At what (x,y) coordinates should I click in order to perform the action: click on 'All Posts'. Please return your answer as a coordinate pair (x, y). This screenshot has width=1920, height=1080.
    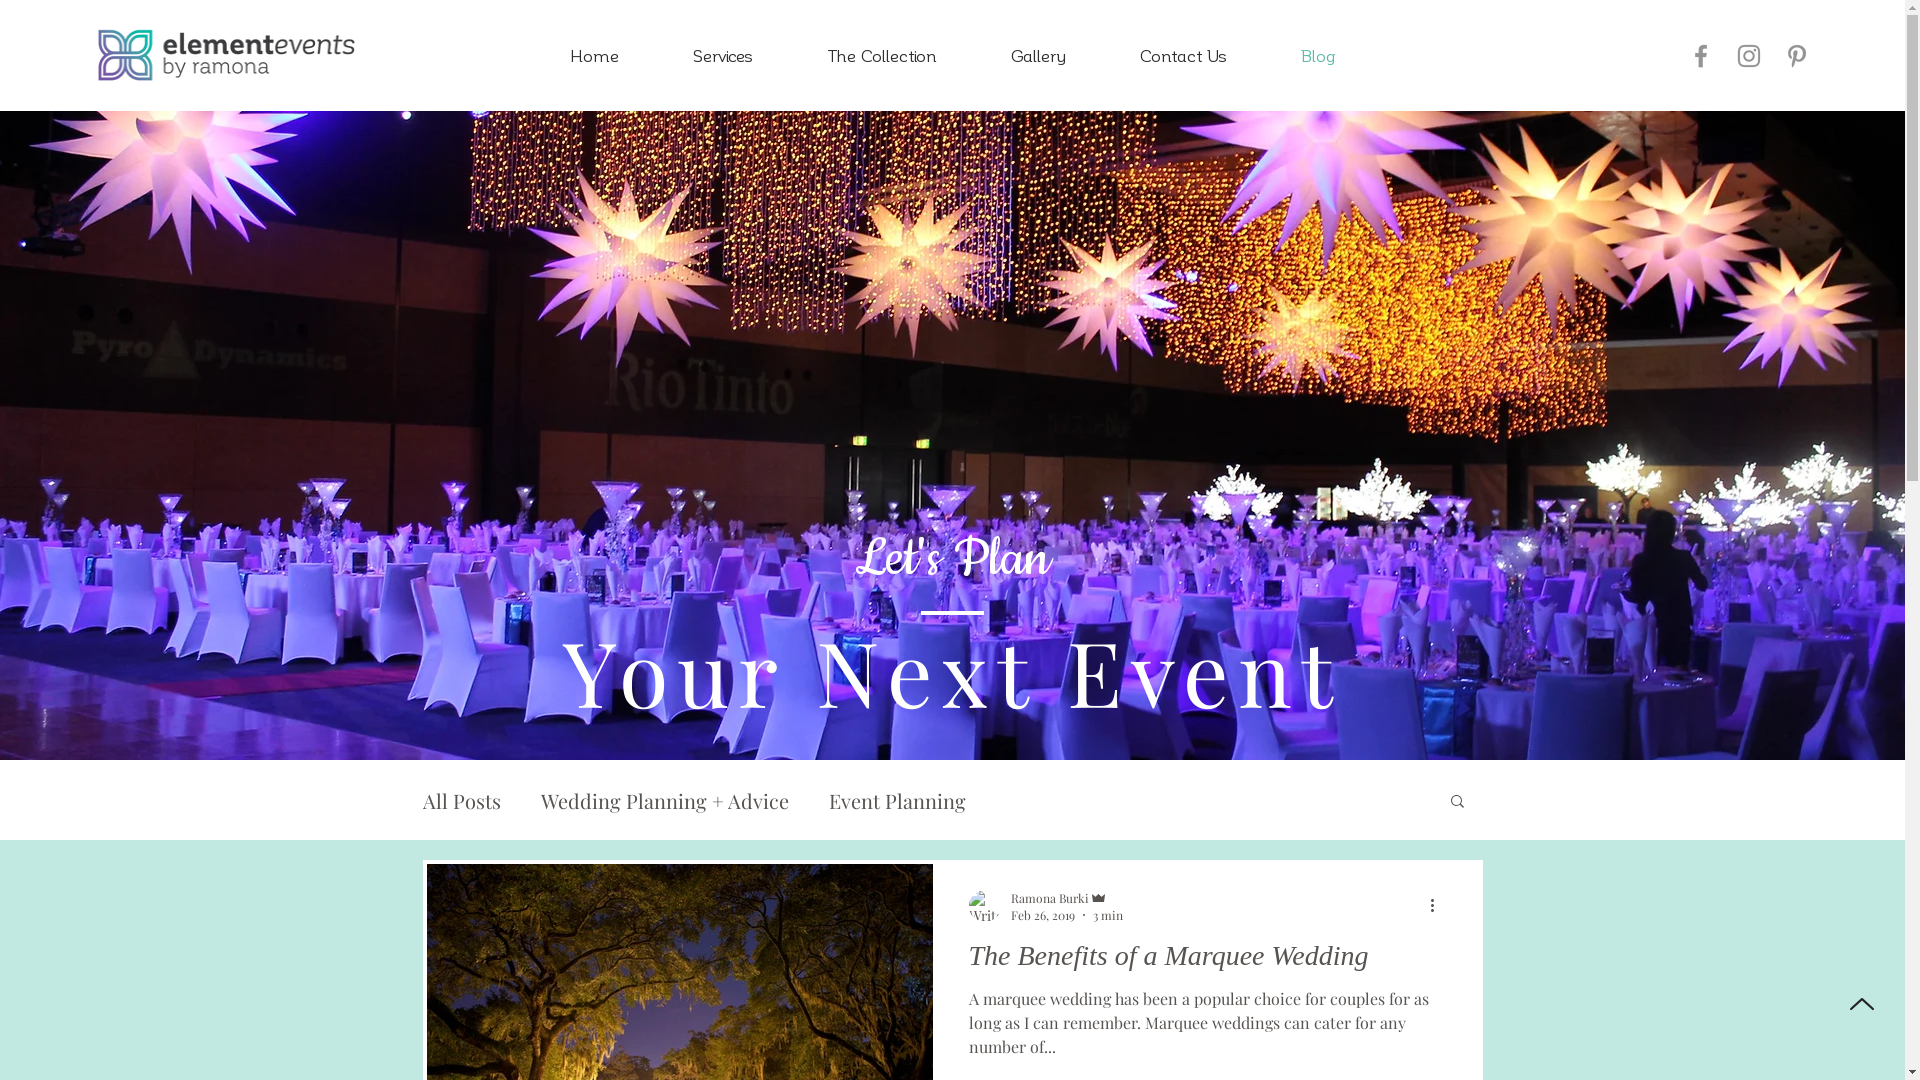
    Looking at the image, I should click on (421, 798).